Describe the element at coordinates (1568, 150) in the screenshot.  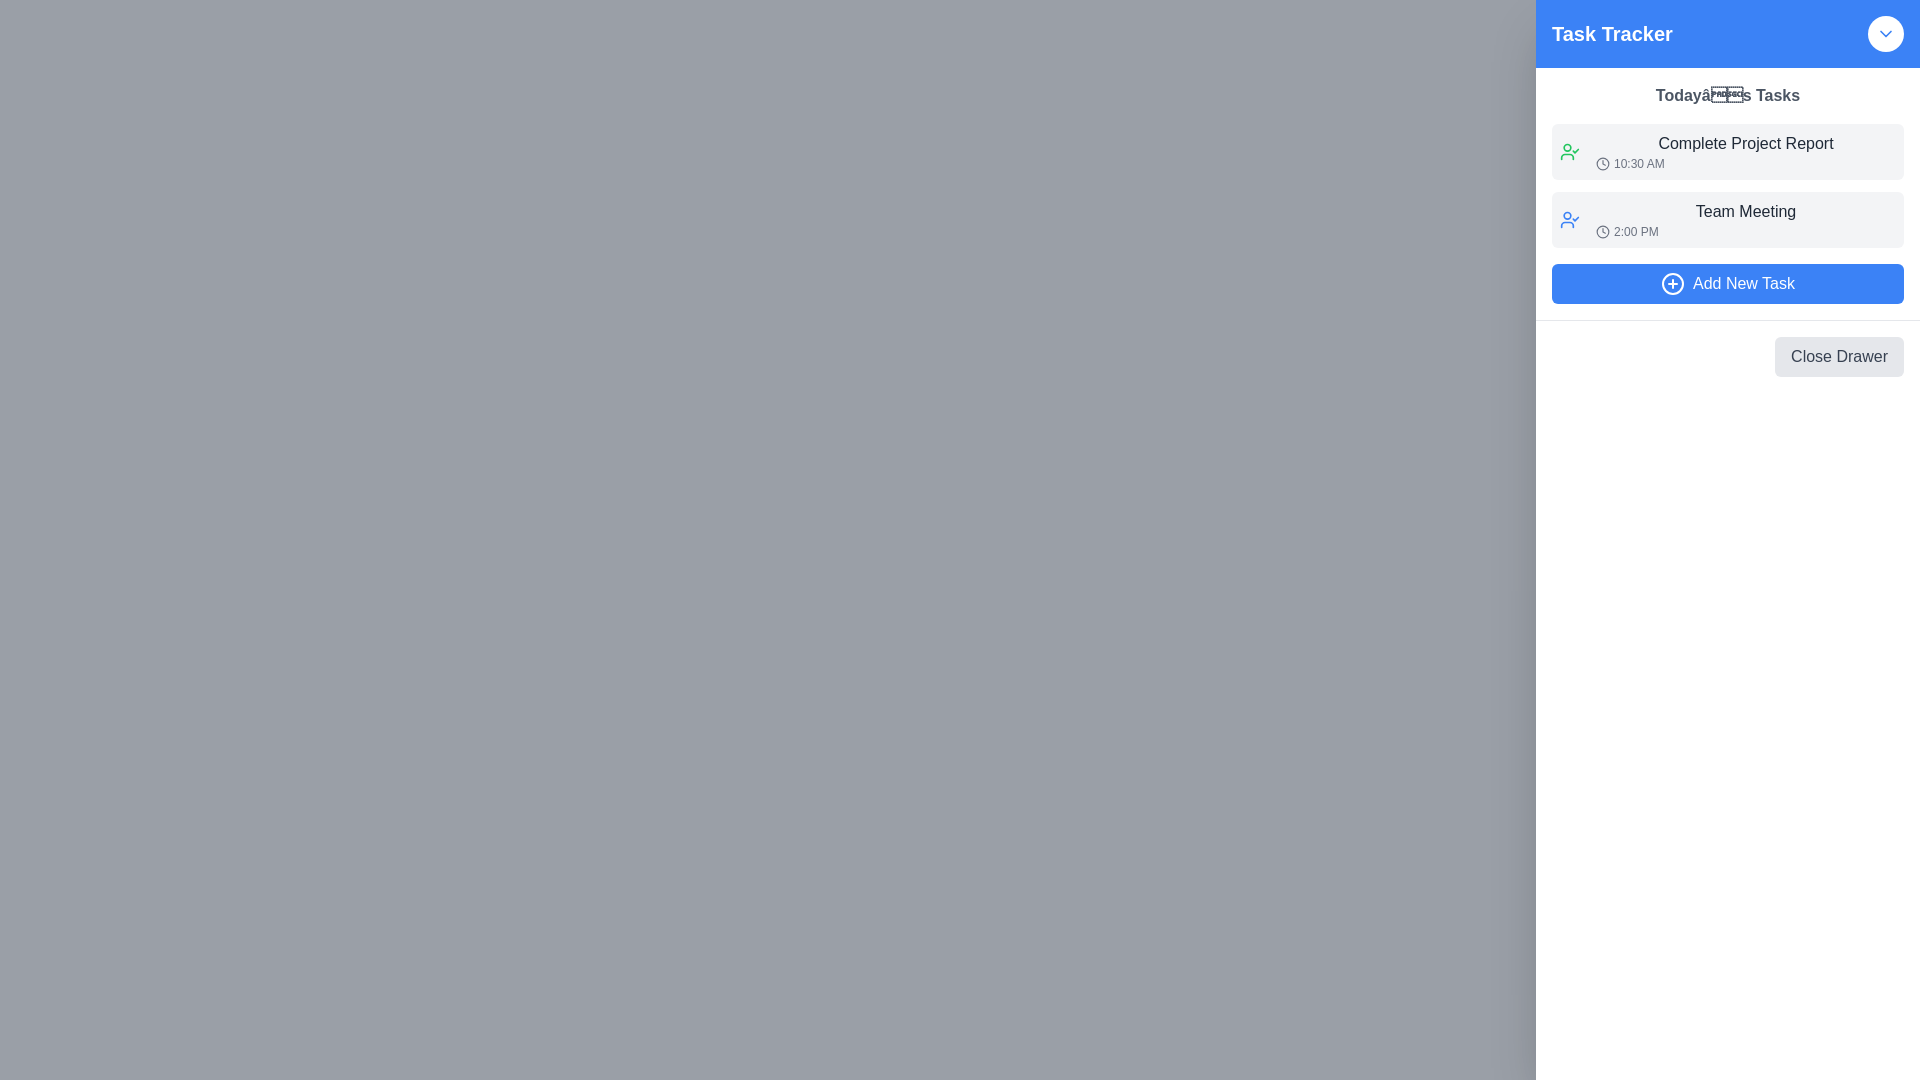
I see `the green user icon with a checkmark next to it, located at the top left of the 'Complete Project Report' task card` at that location.